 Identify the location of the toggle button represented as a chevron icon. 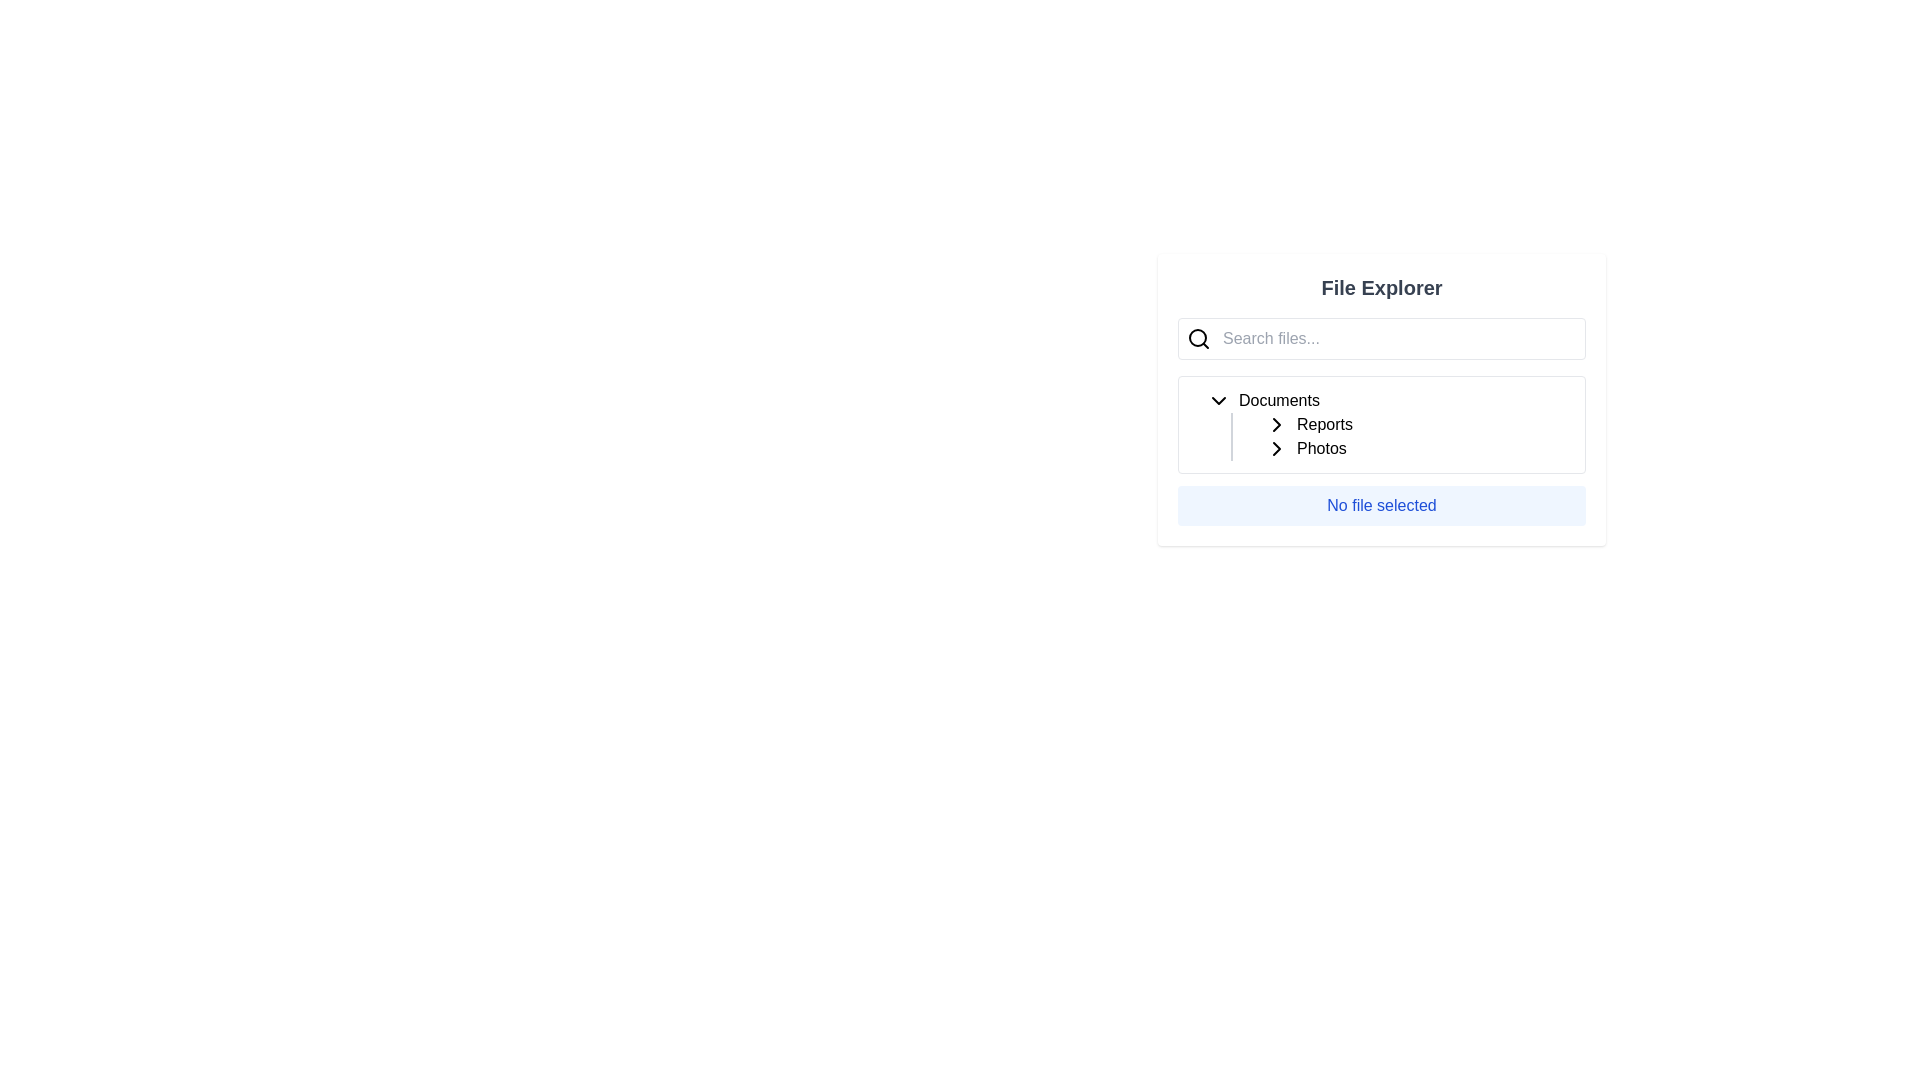
(1275, 423).